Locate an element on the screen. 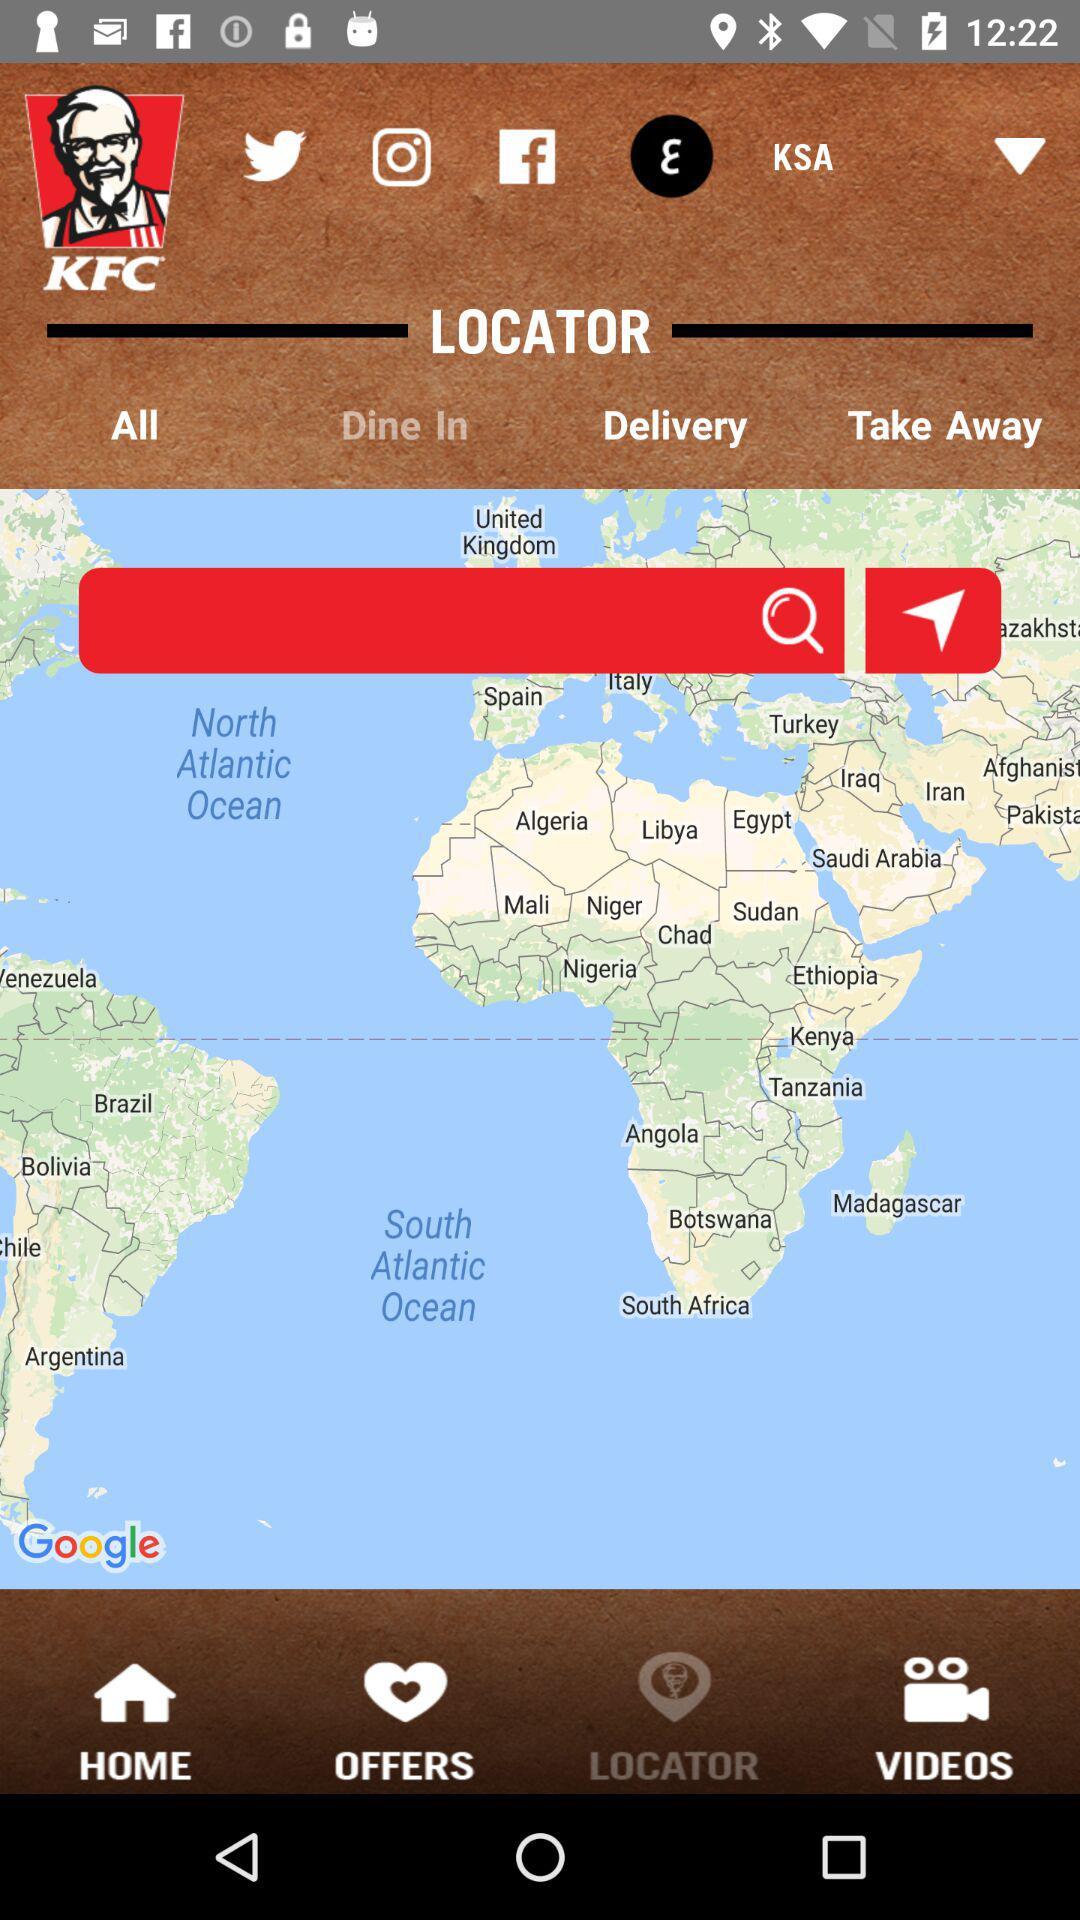 This screenshot has height=1920, width=1080. icon below all item is located at coordinates (461, 619).